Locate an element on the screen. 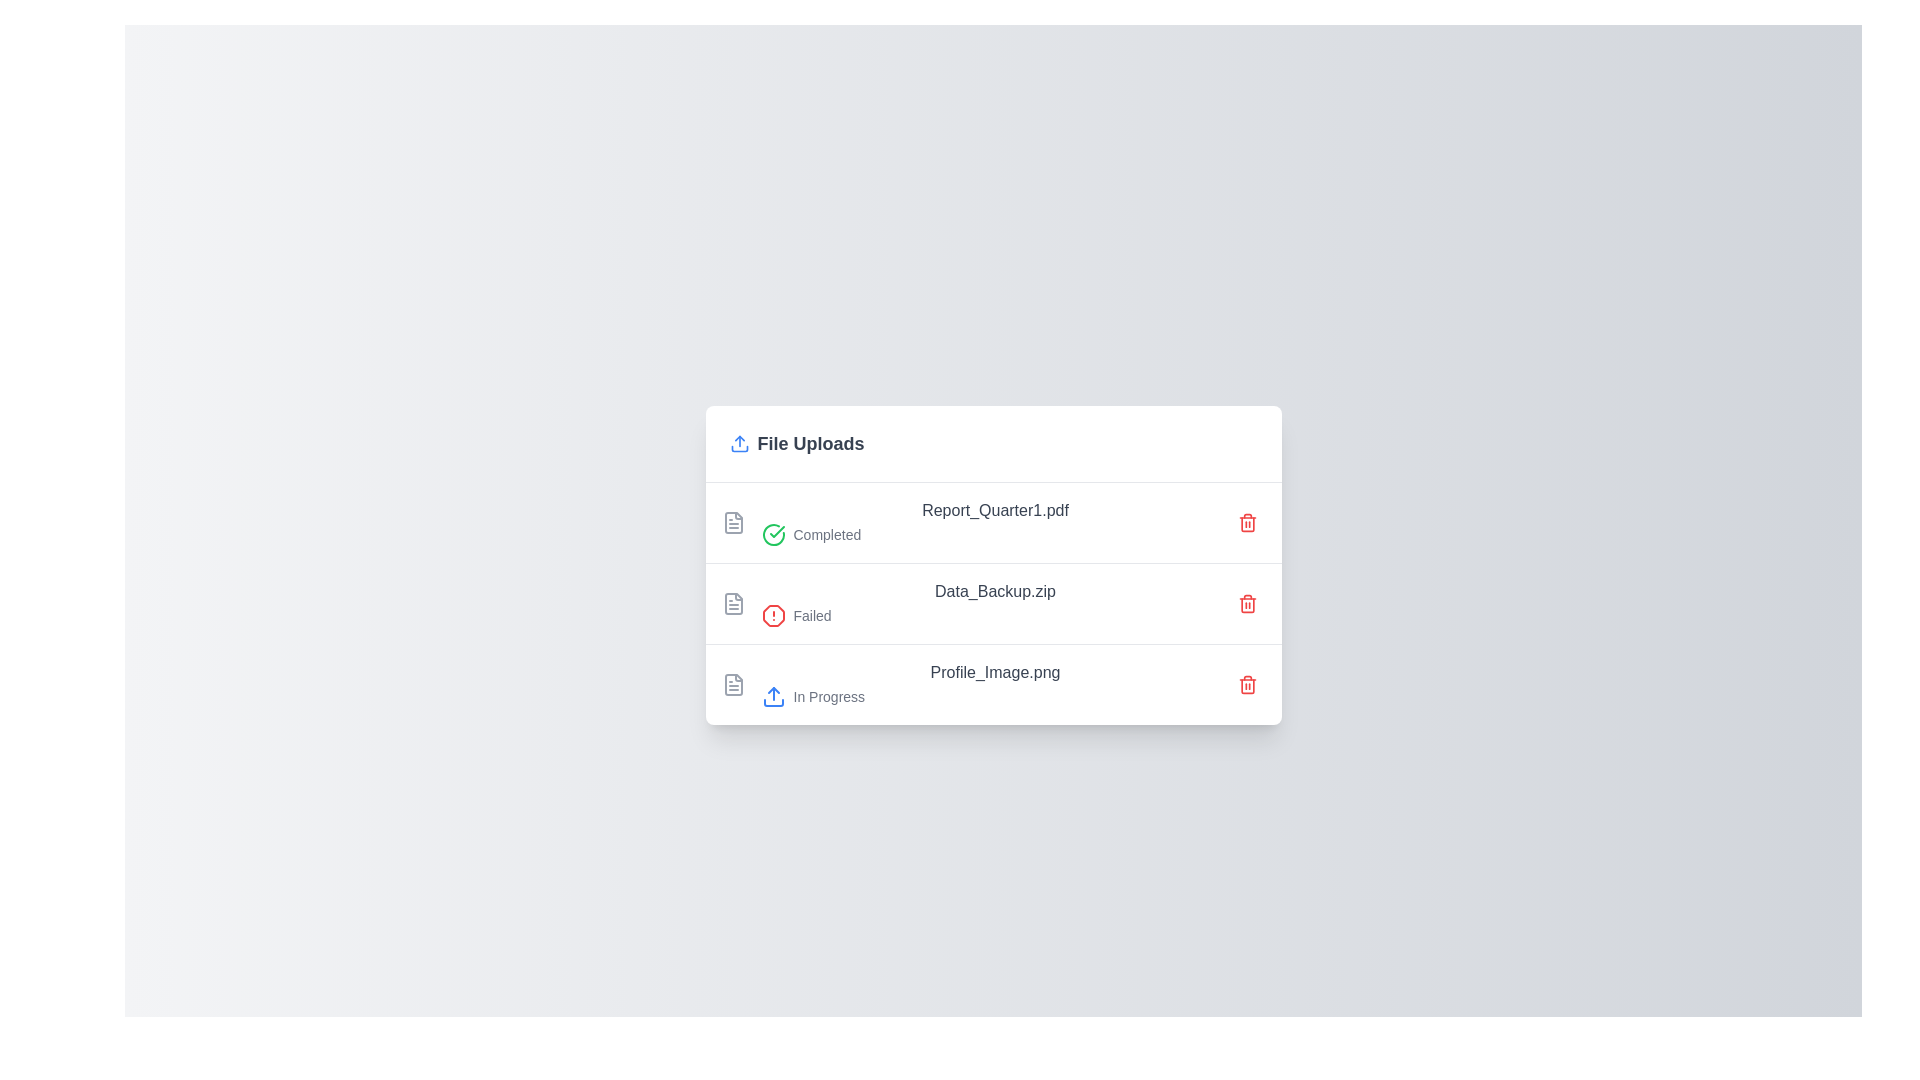  the file upload icon located at the leftmost part of the 'File Uploads' header section, adjacent to its descriptive text is located at coordinates (738, 442).